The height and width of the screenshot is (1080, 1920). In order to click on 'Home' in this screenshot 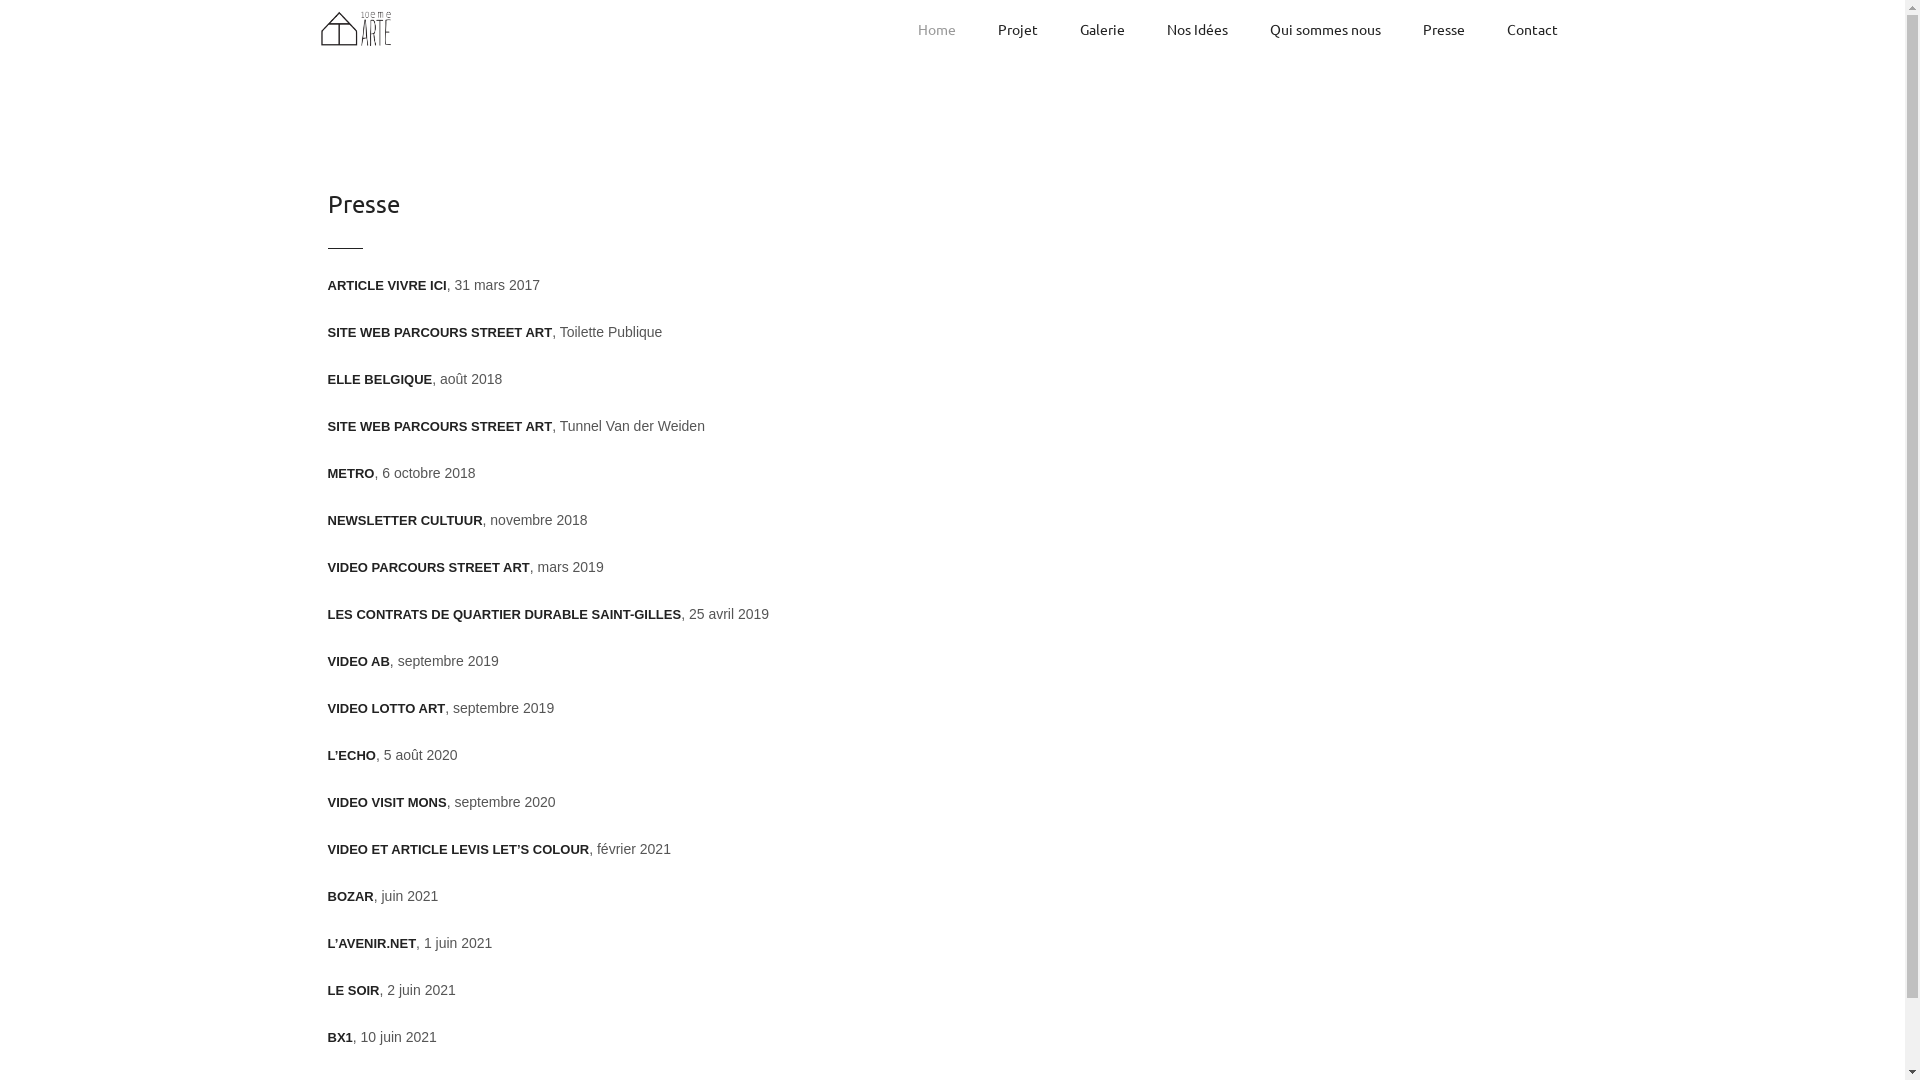, I will do `click(935, 29)`.